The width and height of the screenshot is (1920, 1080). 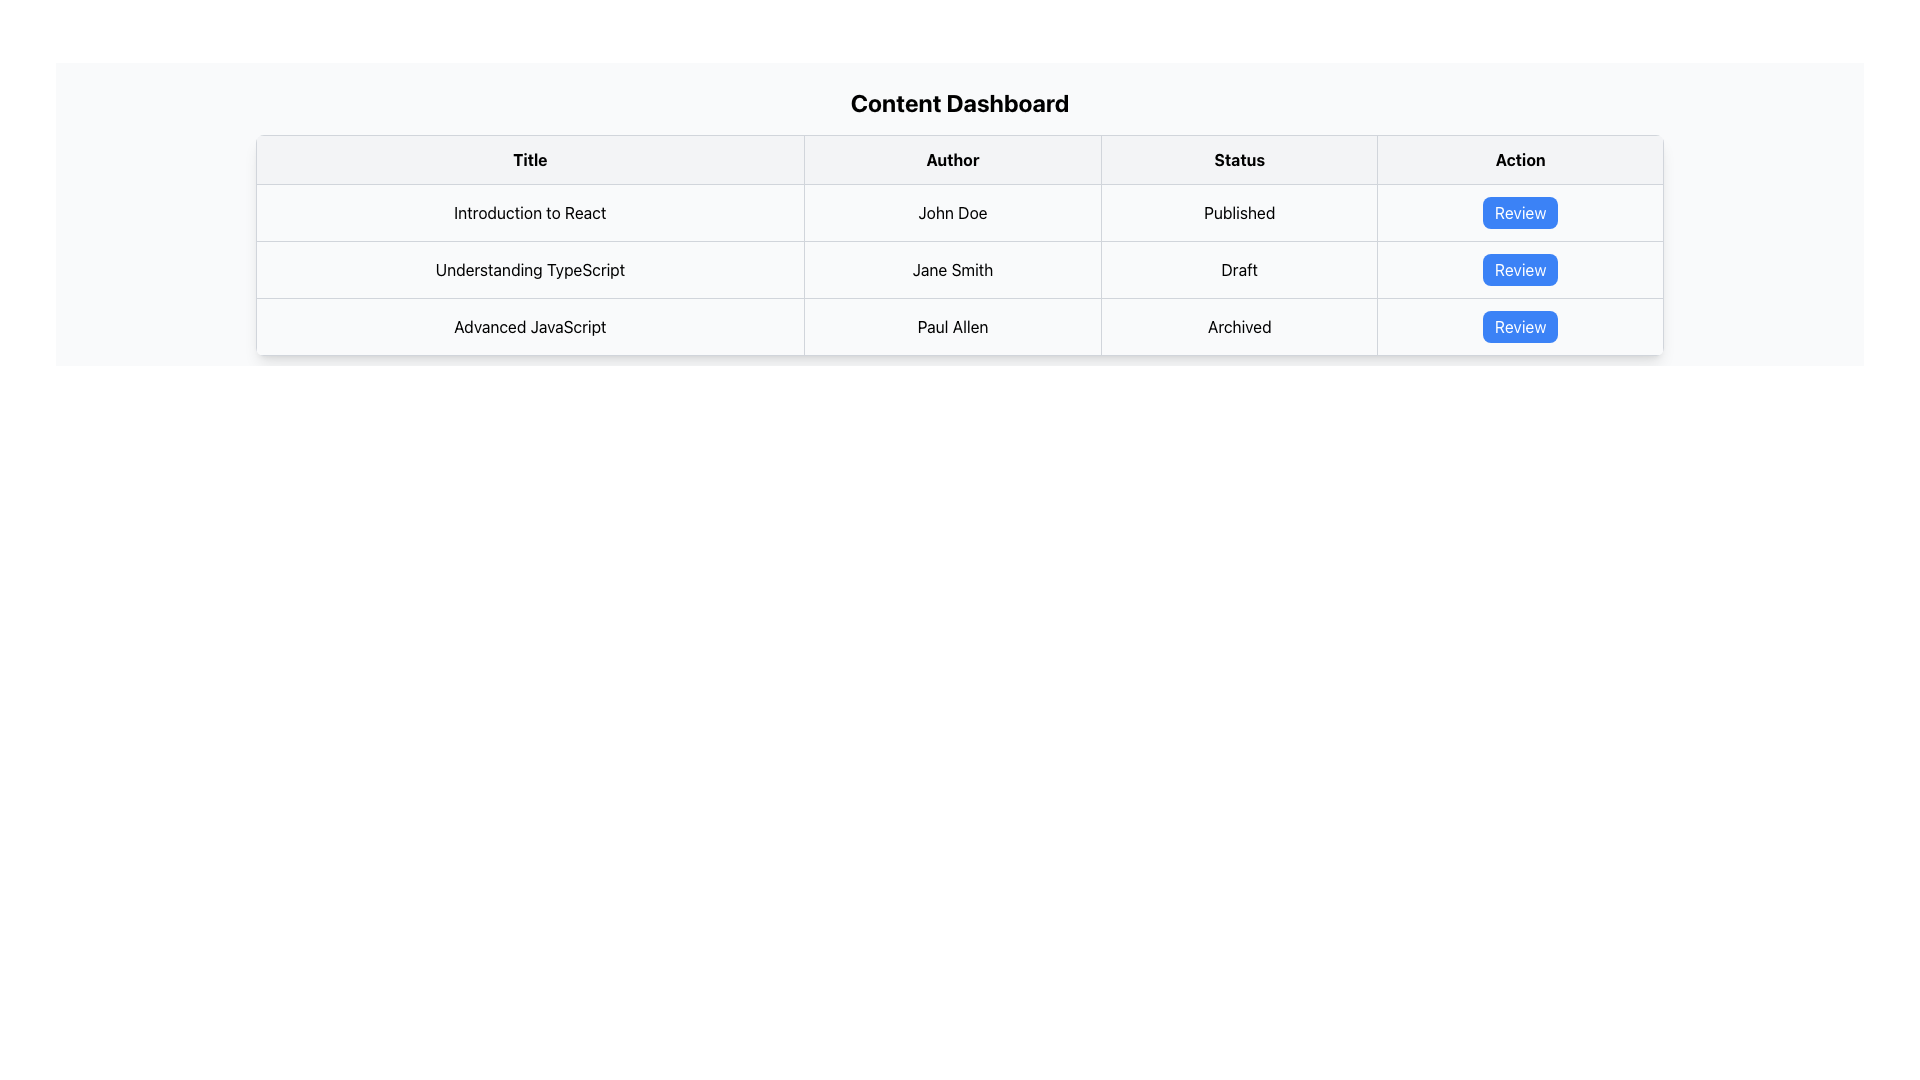 What do you see at coordinates (1520, 270) in the screenshot?
I see `the review button for the item 'Understanding TypeScript' by 'Jane Smith'` at bounding box center [1520, 270].